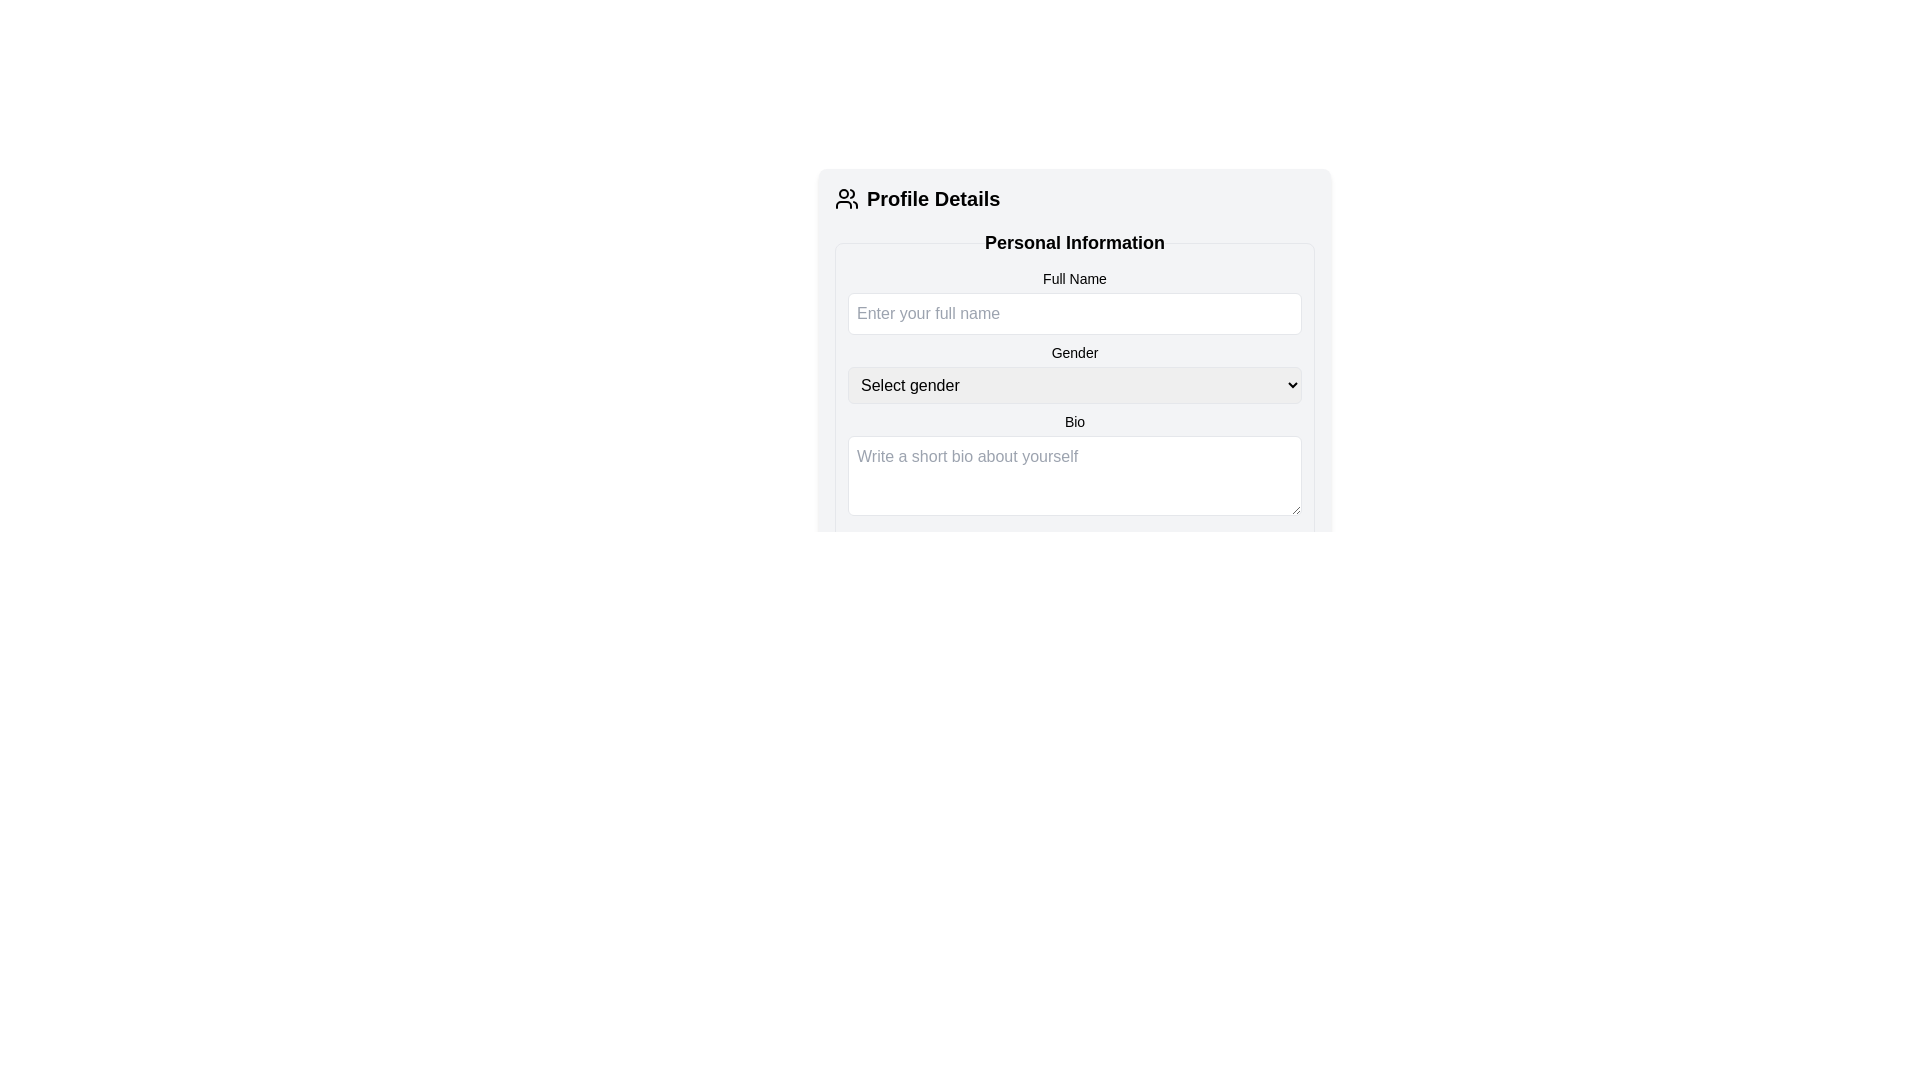 The height and width of the screenshot is (1080, 1920). What do you see at coordinates (1074, 242) in the screenshot?
I see `the Text Label that serves as the informative header for the personal information section, indicating the context for the 'Full Name', 'Gender', and 'Bio' fields` at bounding box center [1074, 242].